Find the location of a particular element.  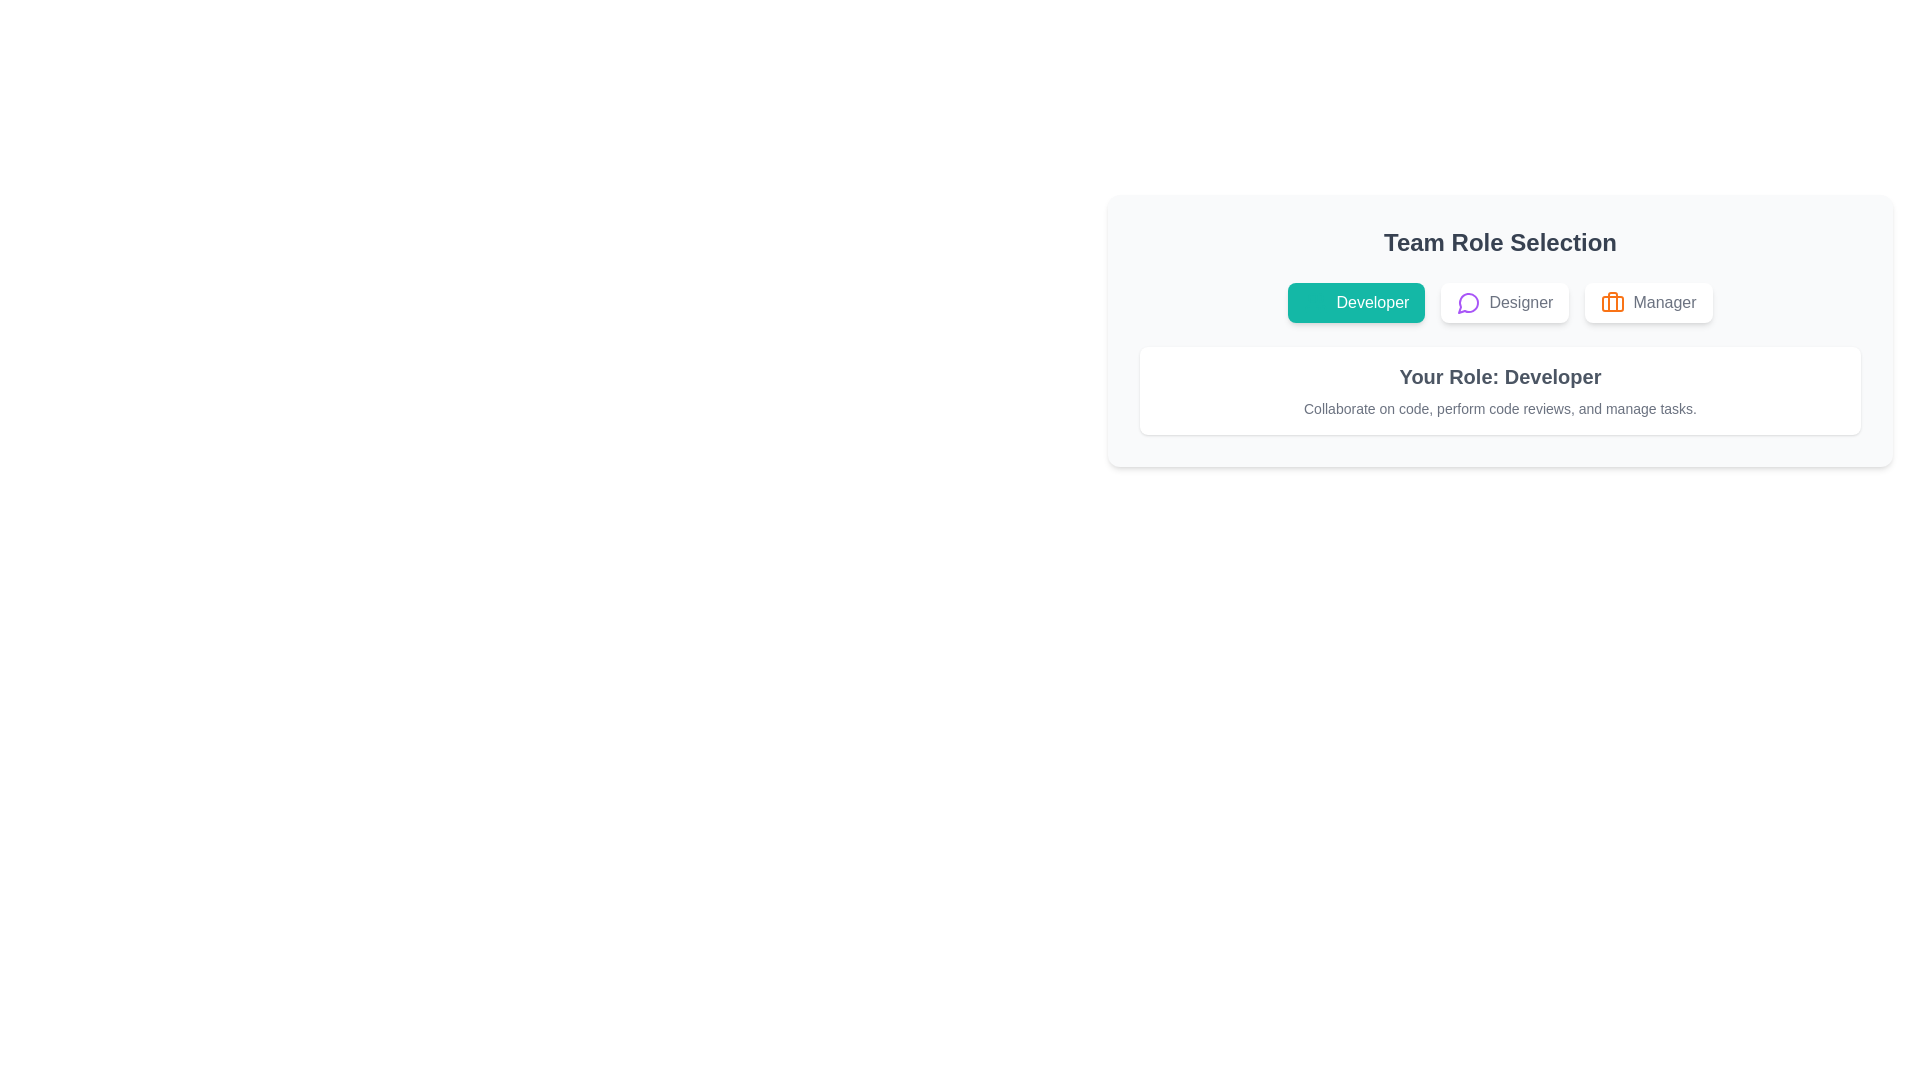

the second pill-shaped button in the row of three buttons labeled 'Team Role Selection' is located at coordinates (1500, 303).